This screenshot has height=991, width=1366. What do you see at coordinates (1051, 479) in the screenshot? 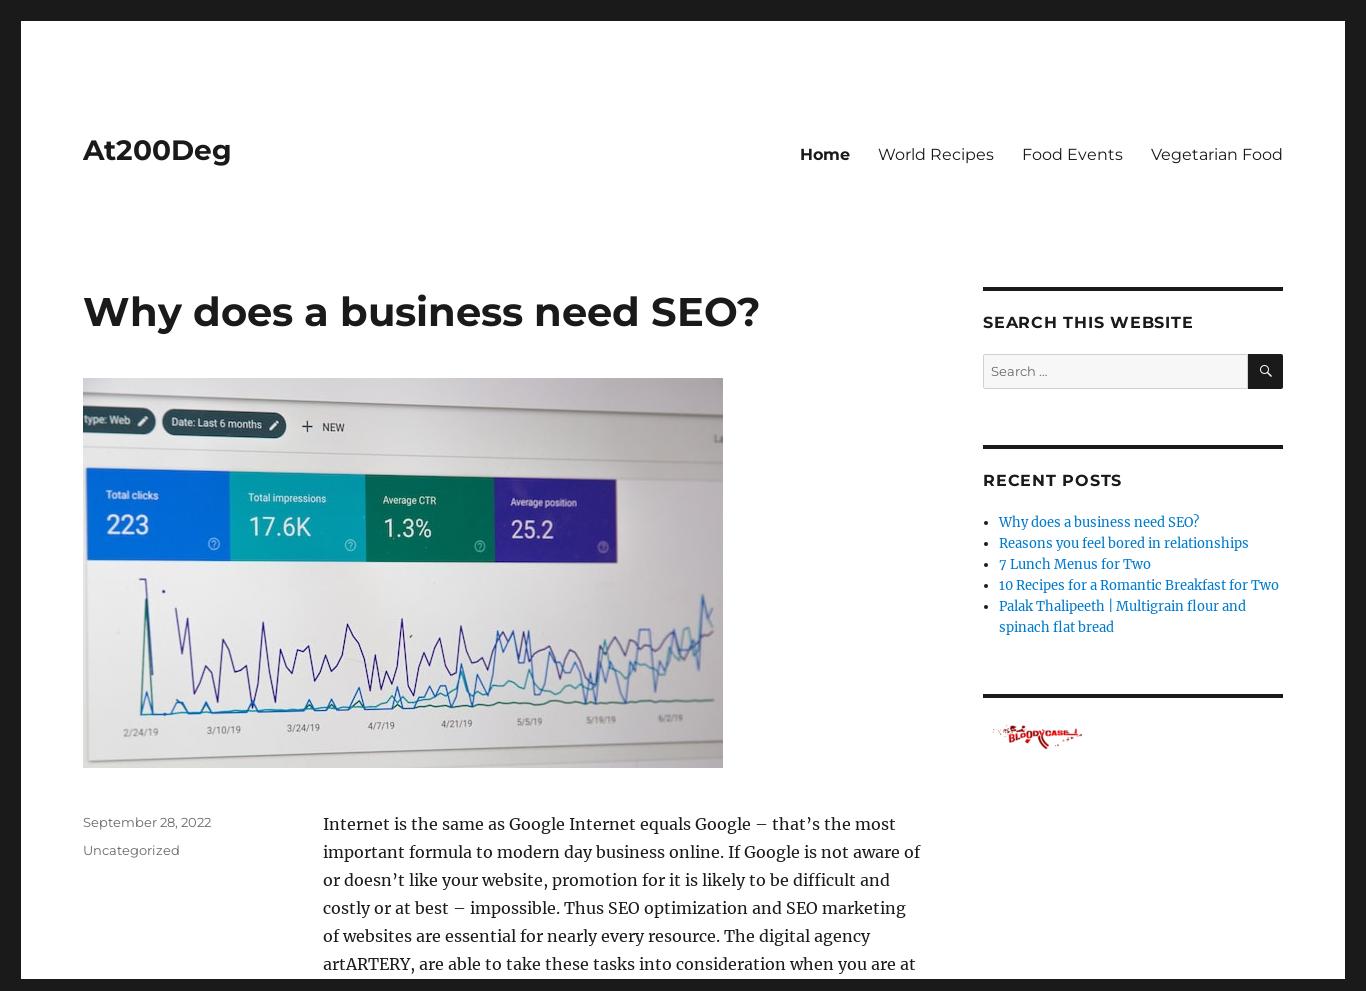
I see `'Recent Posts'` at bounding box center [1051, 479].